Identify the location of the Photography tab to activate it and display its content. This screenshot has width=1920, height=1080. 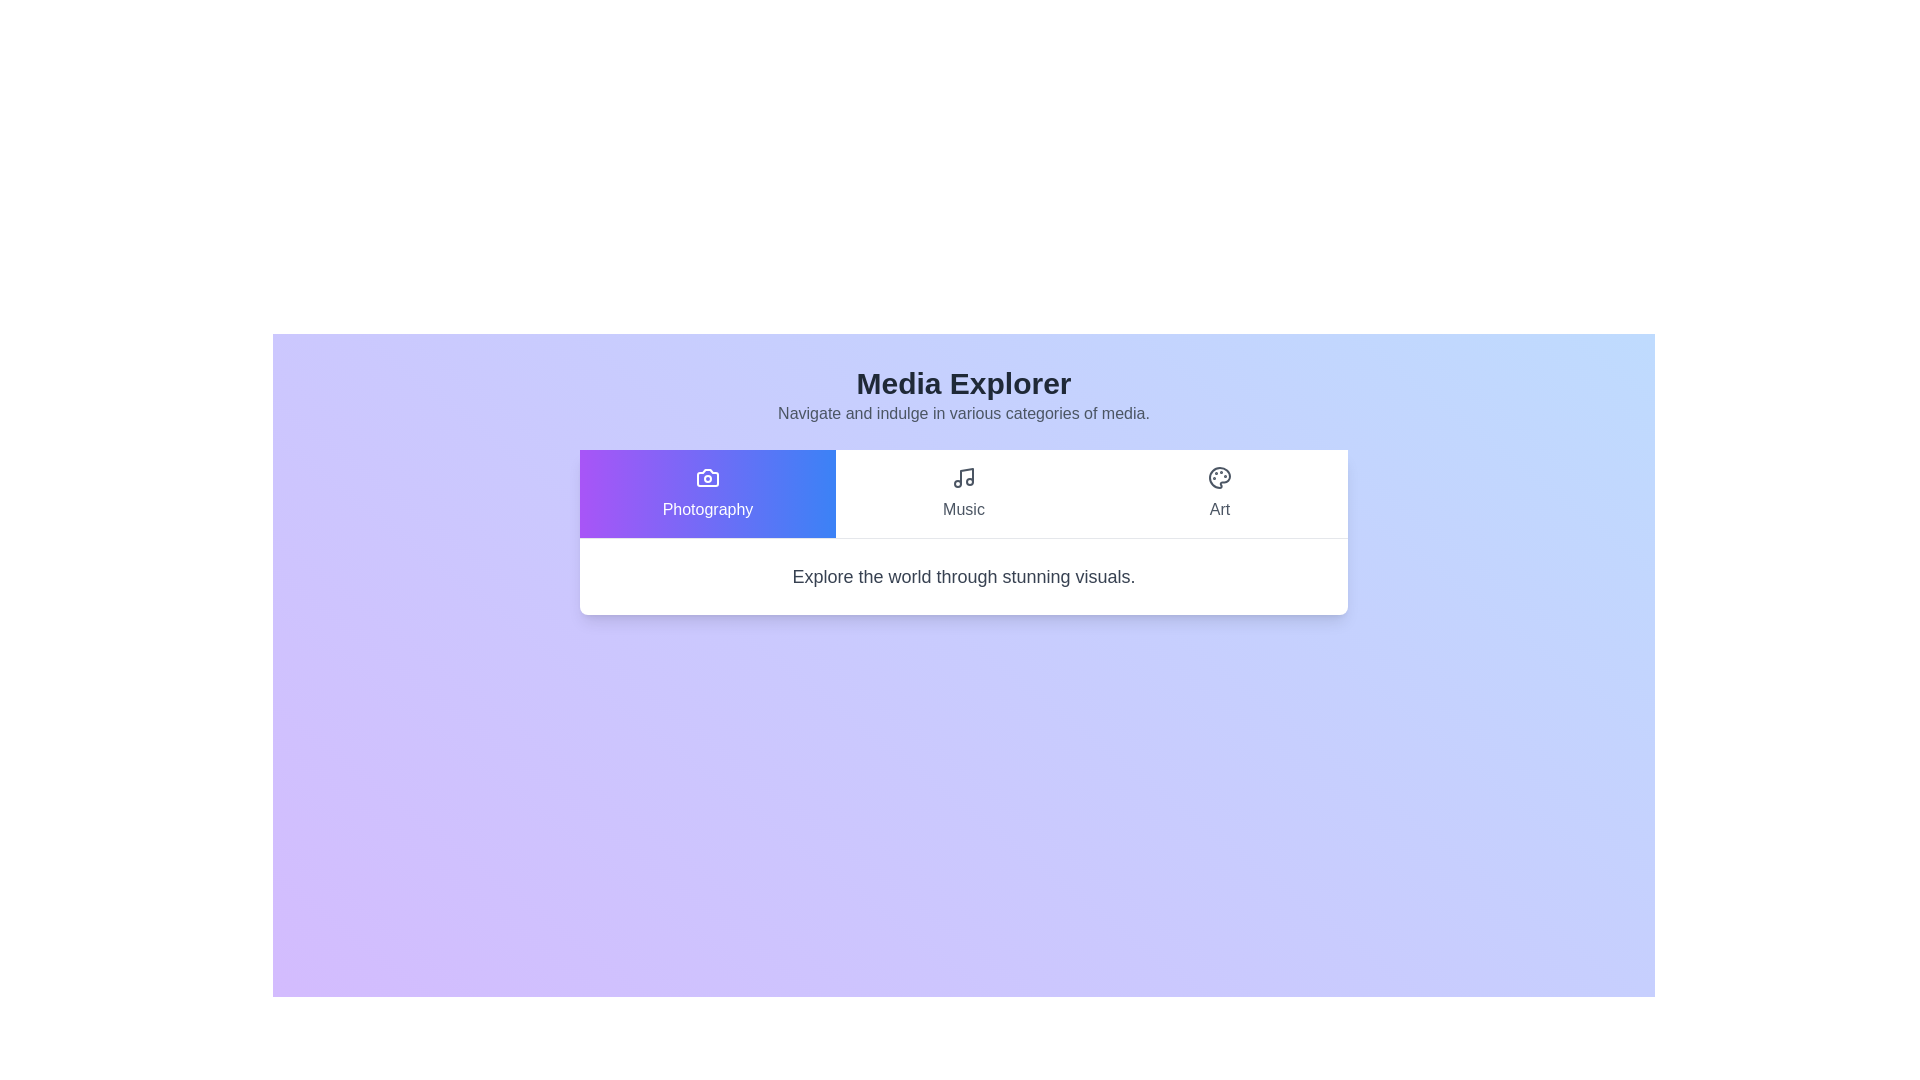
(708, 493).